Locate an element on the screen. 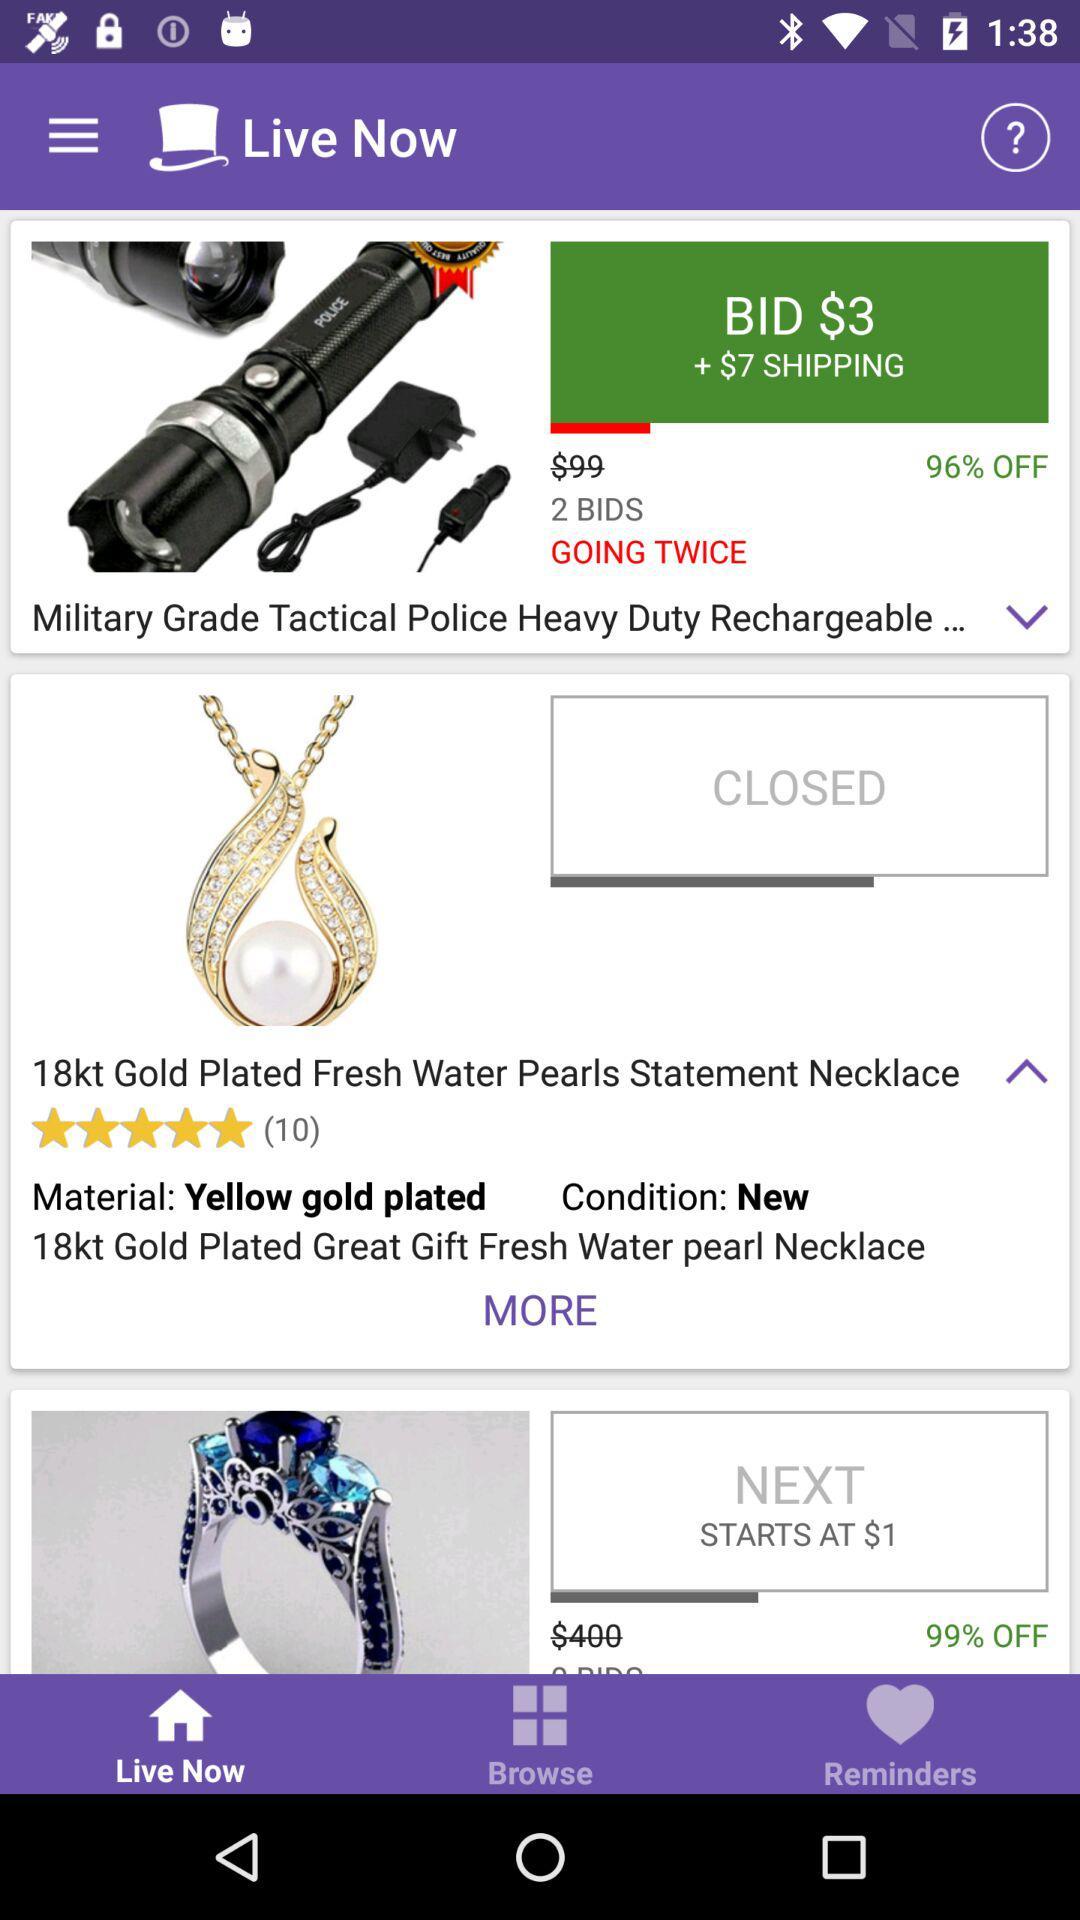  item is located at coordinates (280, 1541).